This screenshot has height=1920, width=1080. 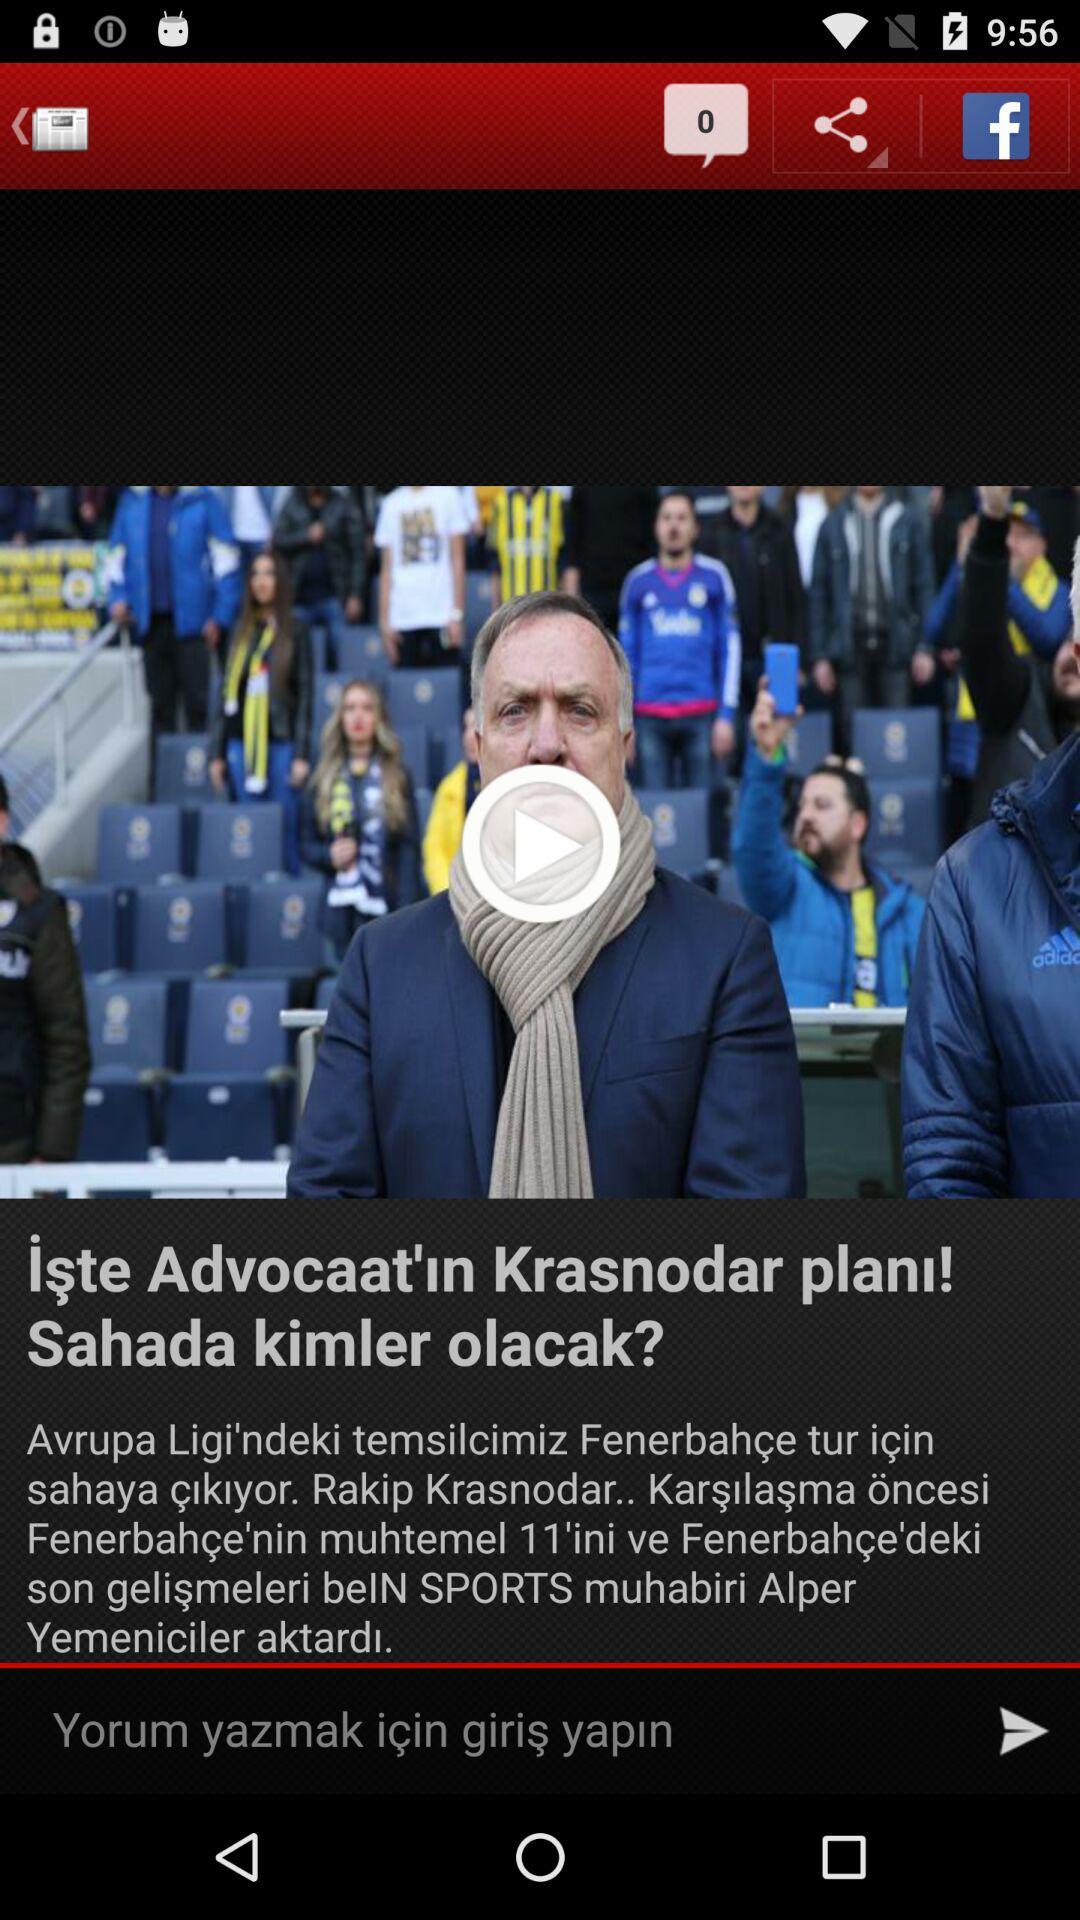 I want to click on send message, so click(x=1024, y=1730).